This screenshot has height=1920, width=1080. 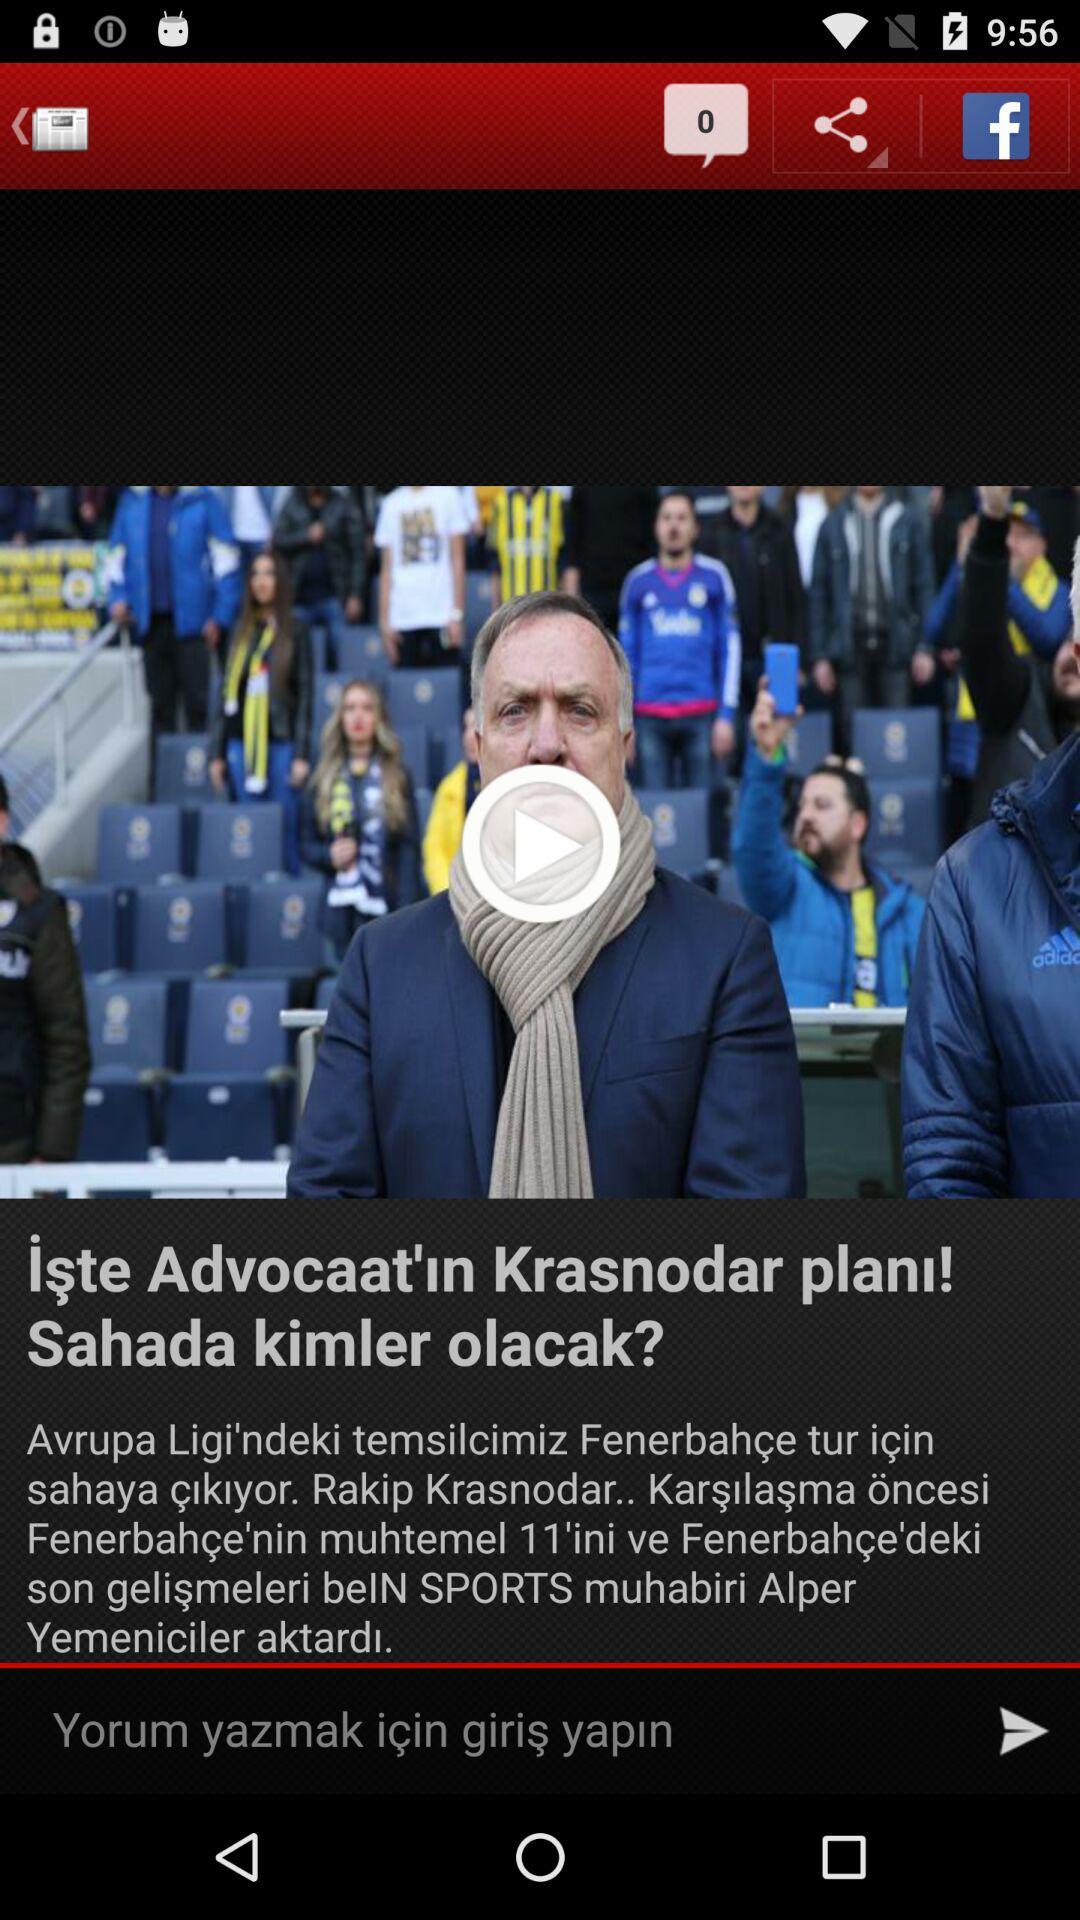 I want to click on send message, so click(x=1024, y=1730).